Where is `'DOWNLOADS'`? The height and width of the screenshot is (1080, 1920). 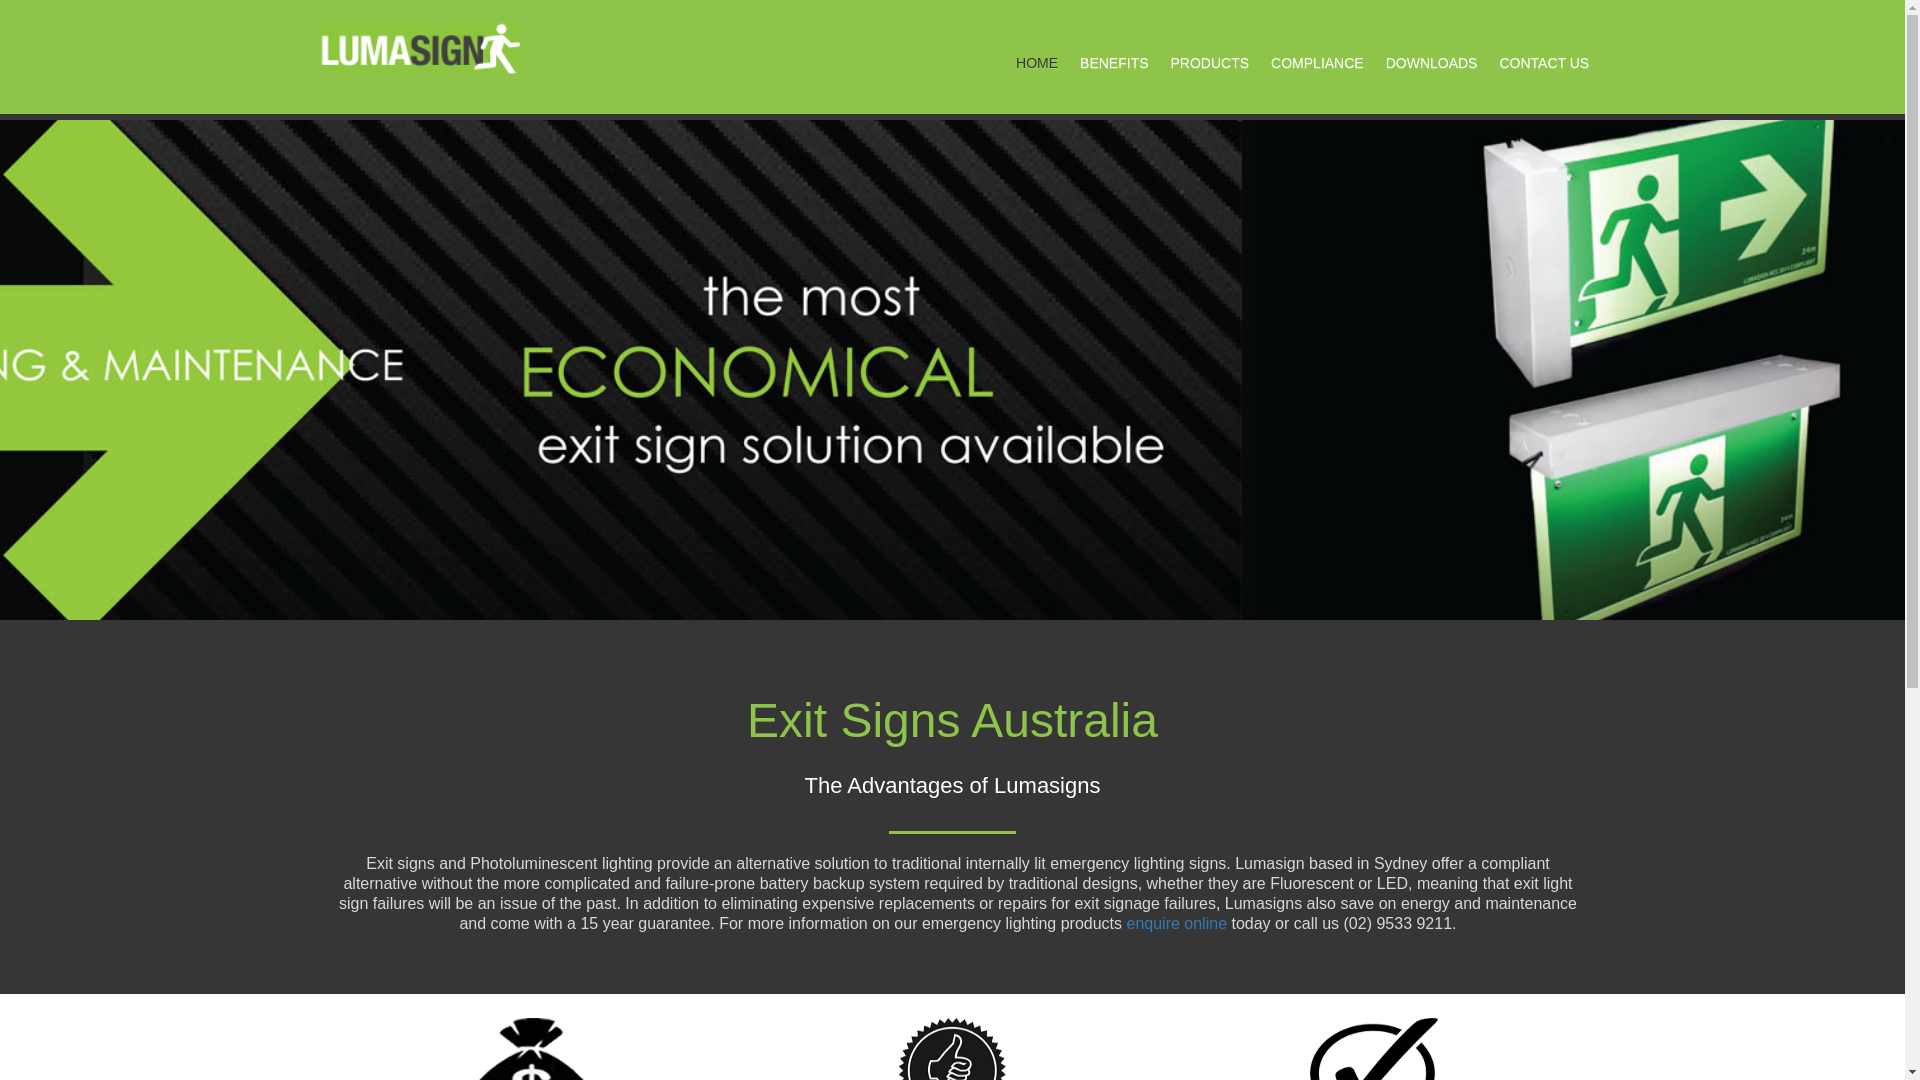
'DOWNLOADS' is located at coordinates (1430, 61).